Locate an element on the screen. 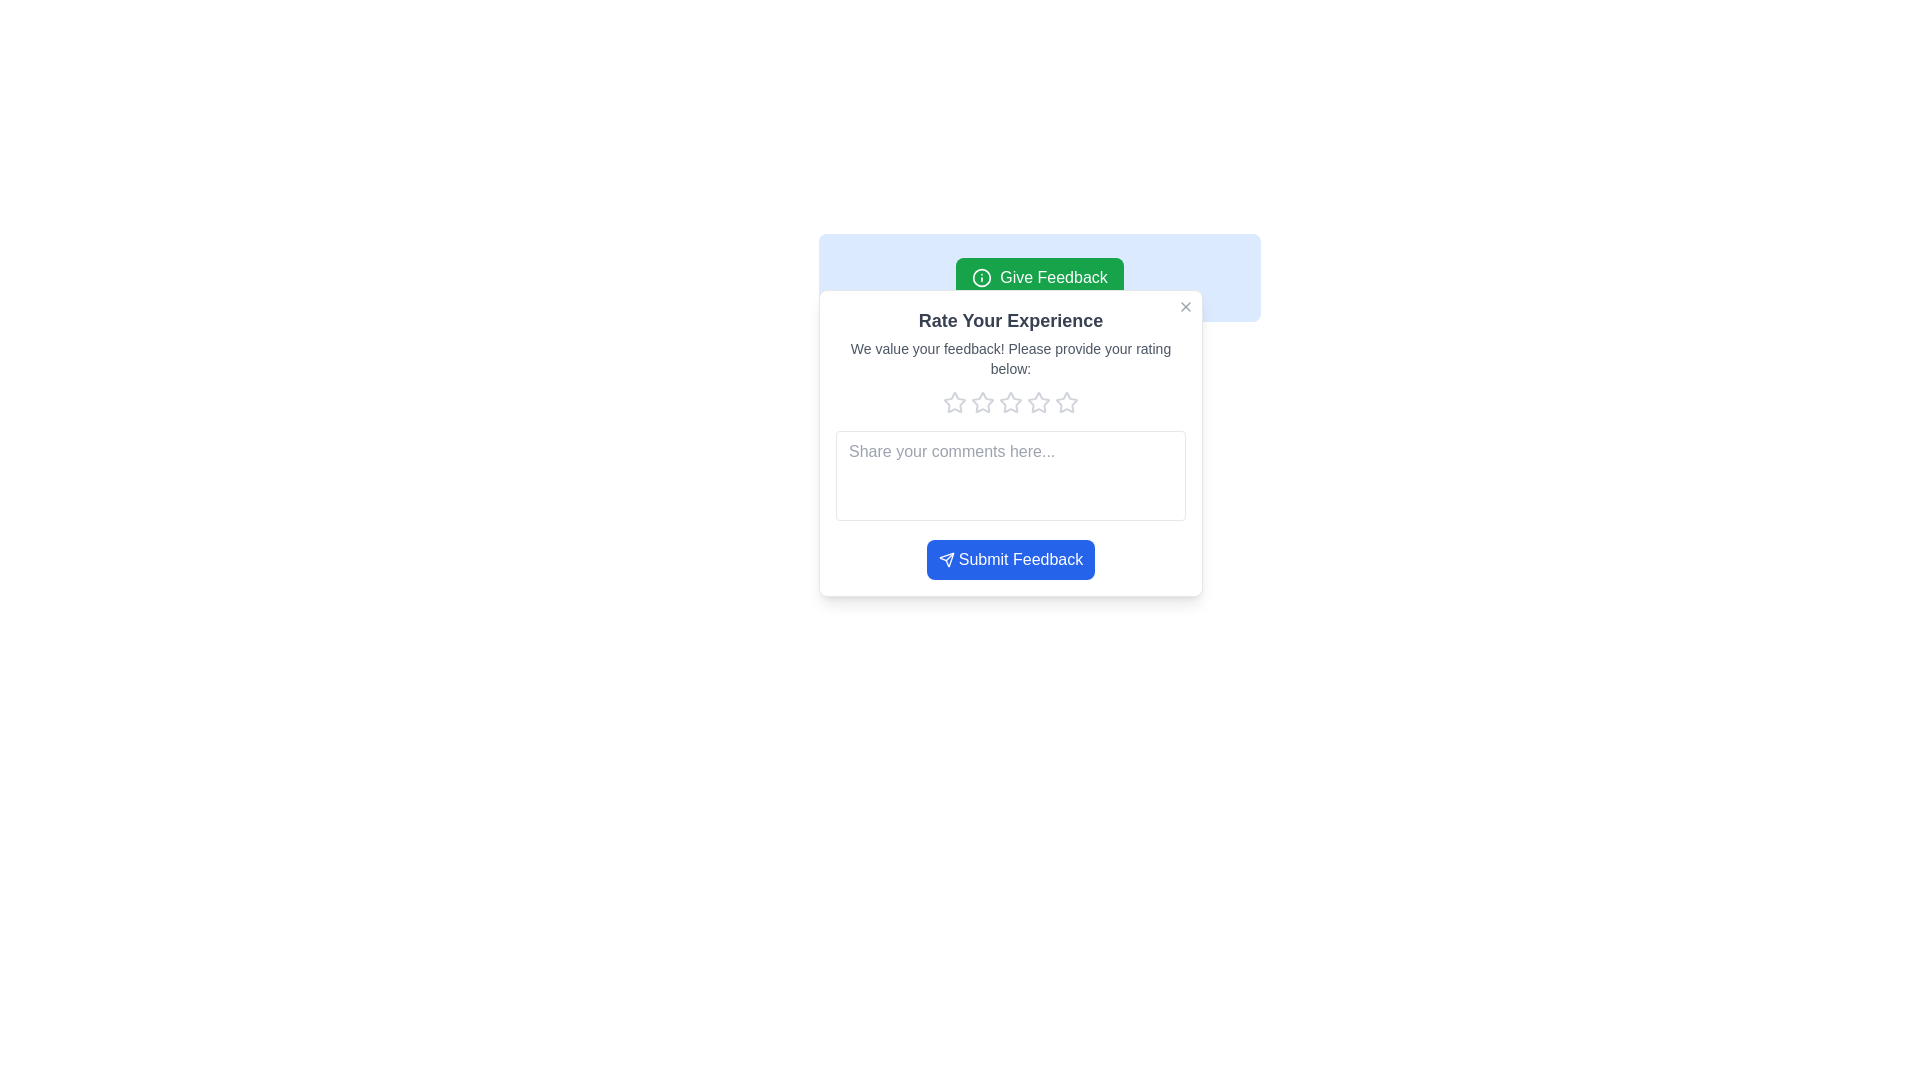 This screenshot has height=1080, width=1920. the fifth star icon in the 'Rate Your Experience' modal is located at coordinates (1065, 402).